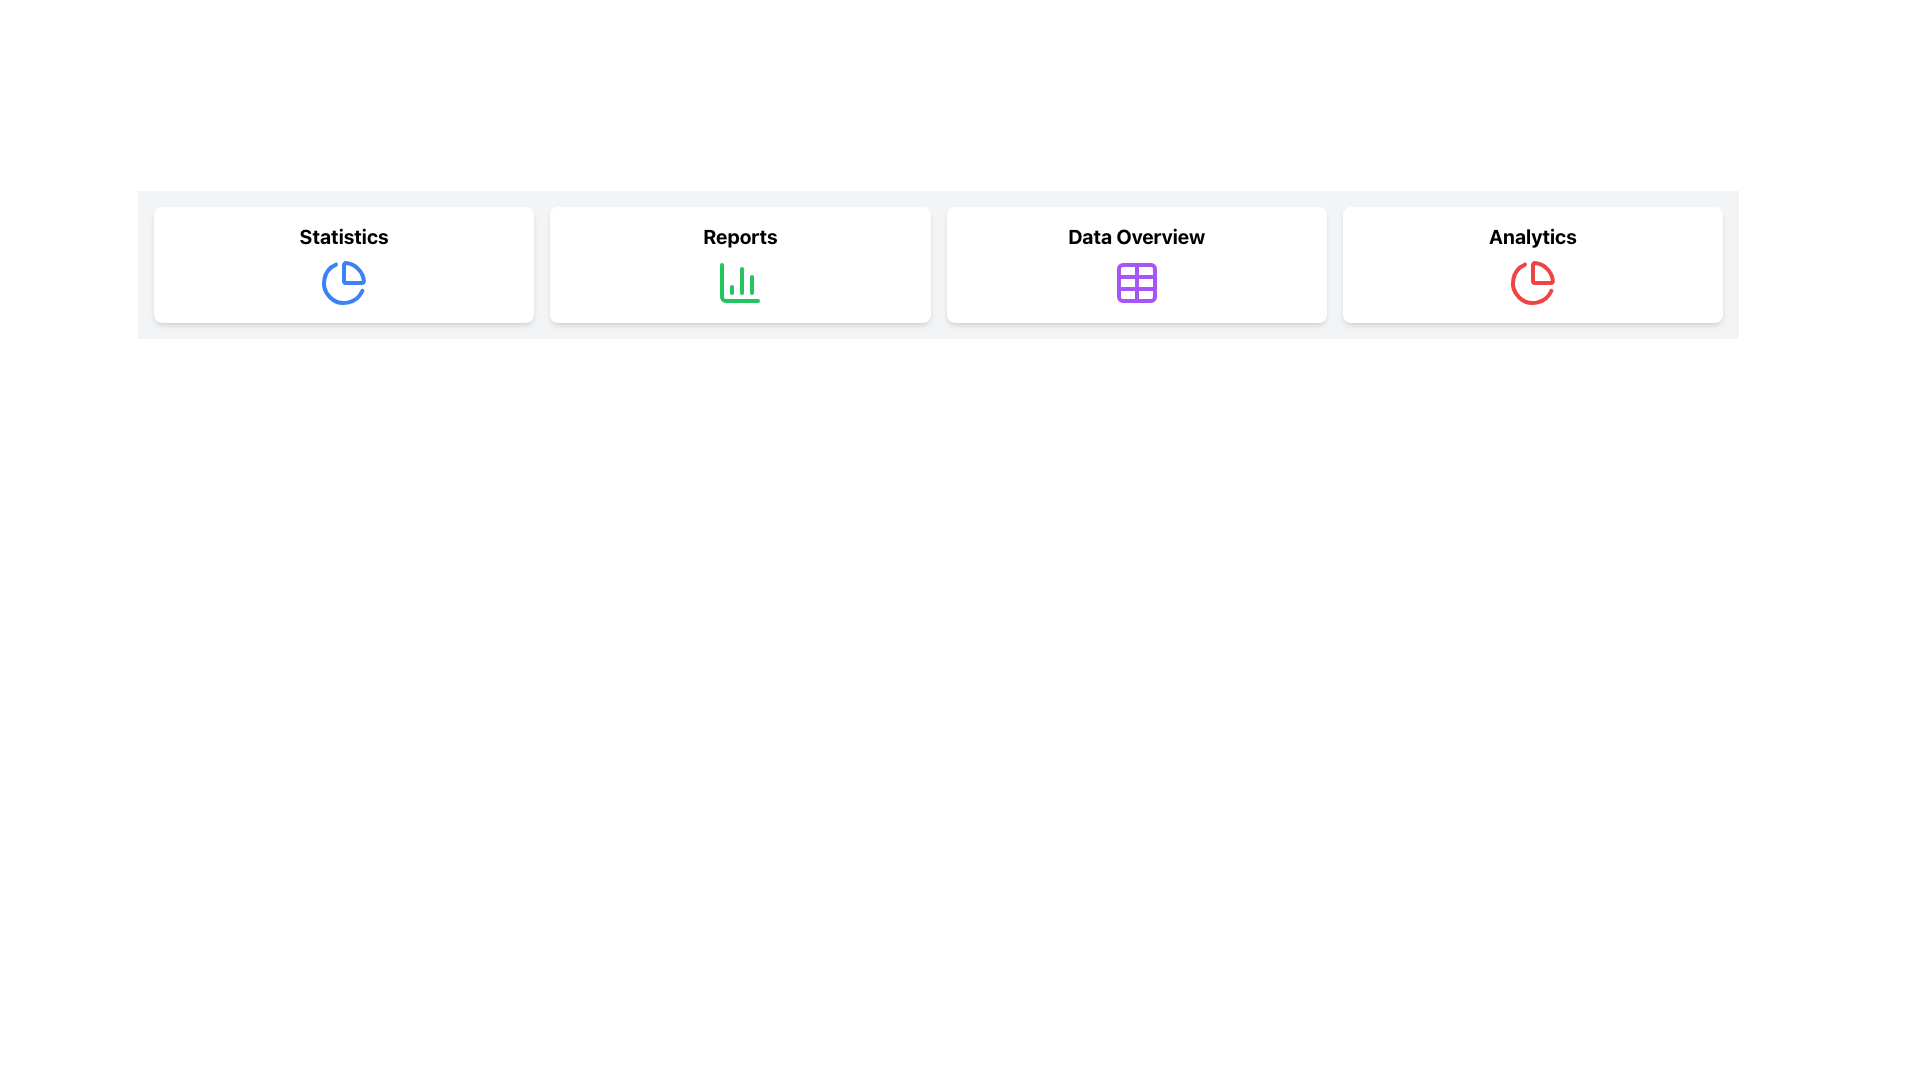 This screenshot has height=1080, width=1920. I want to click on the SVG graphic icon resembling a table or grid with a purple outline, located in the center-bottom area of the 'Data Overview' card, so click(1136, 282).